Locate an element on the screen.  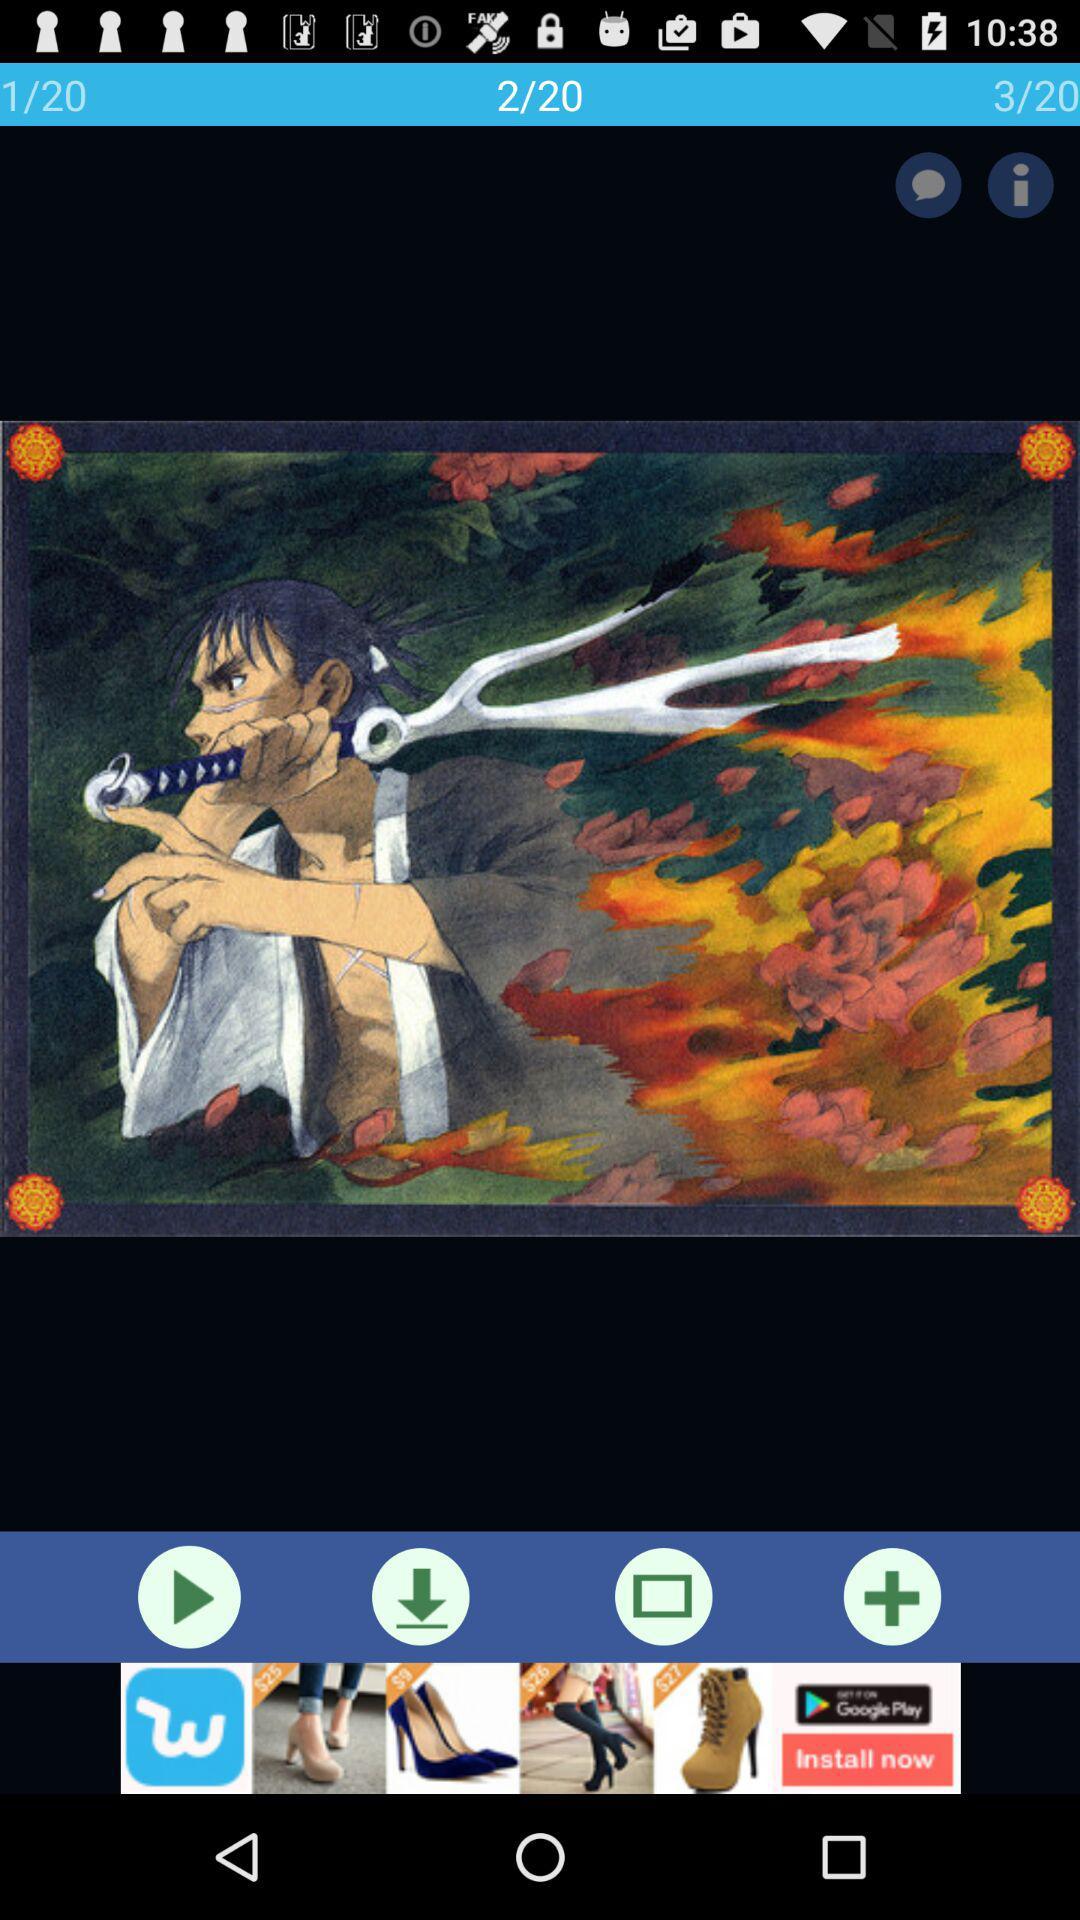
the video is located at coordinates (189, 1596).